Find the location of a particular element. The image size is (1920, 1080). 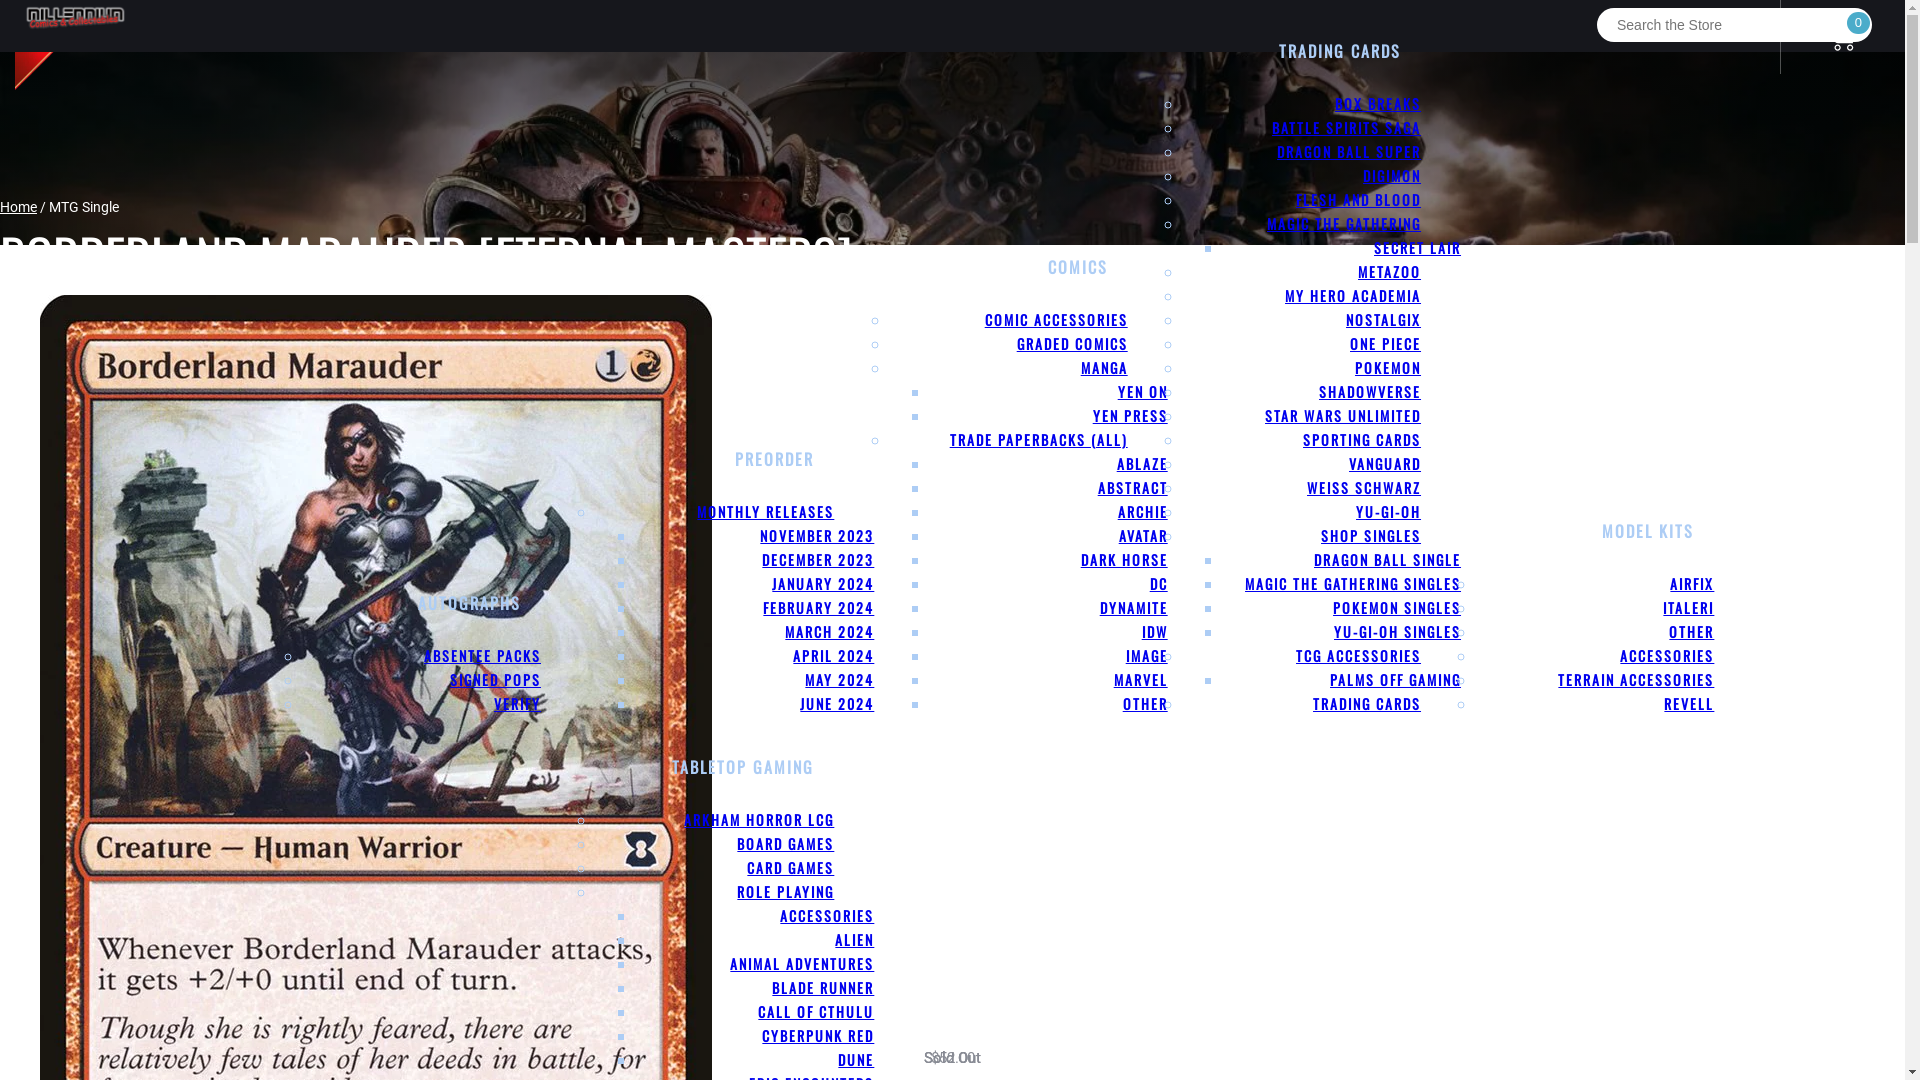

'NOVEMBER 2023' is located at coordinates (816, 534).